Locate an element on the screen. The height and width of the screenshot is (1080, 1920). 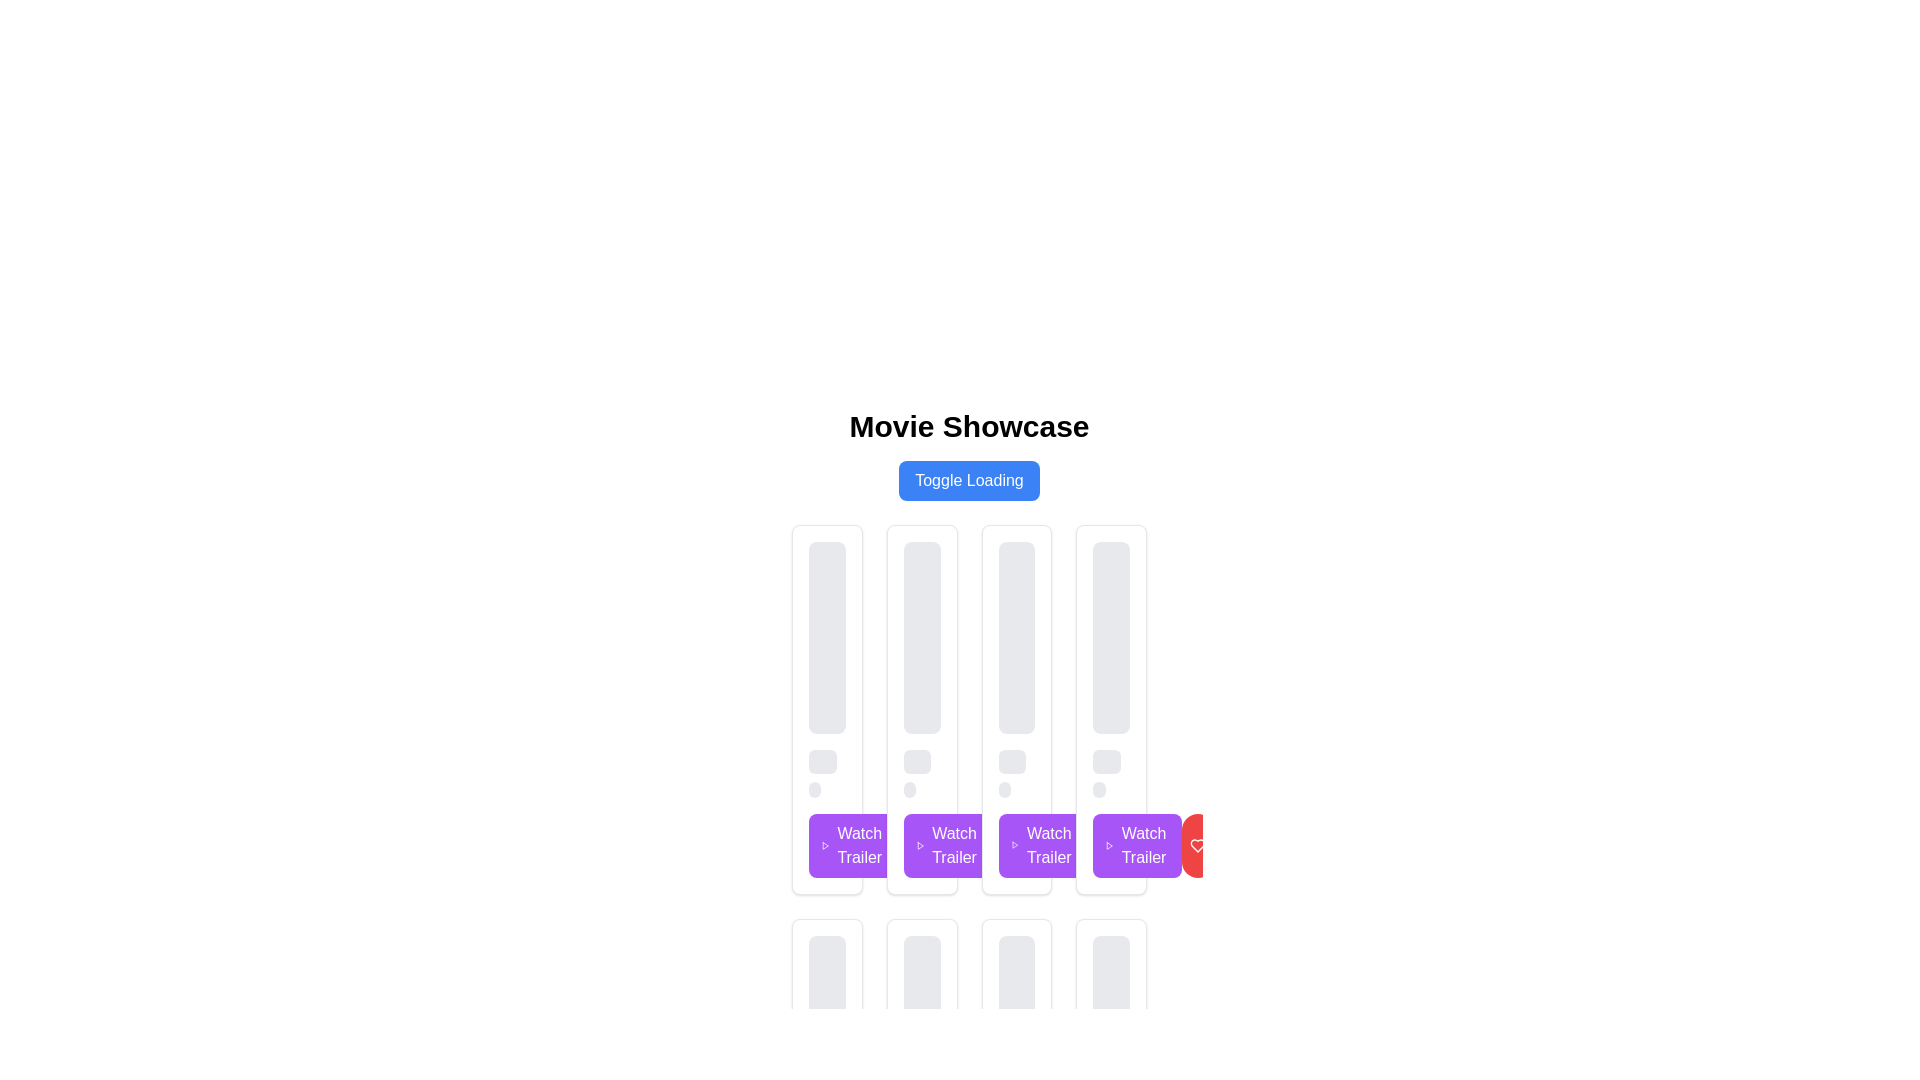
the rightmost purple rectangular button labeled 'Watch Trailer' to initiate trailer playback is located at coordinates (1110, 845).